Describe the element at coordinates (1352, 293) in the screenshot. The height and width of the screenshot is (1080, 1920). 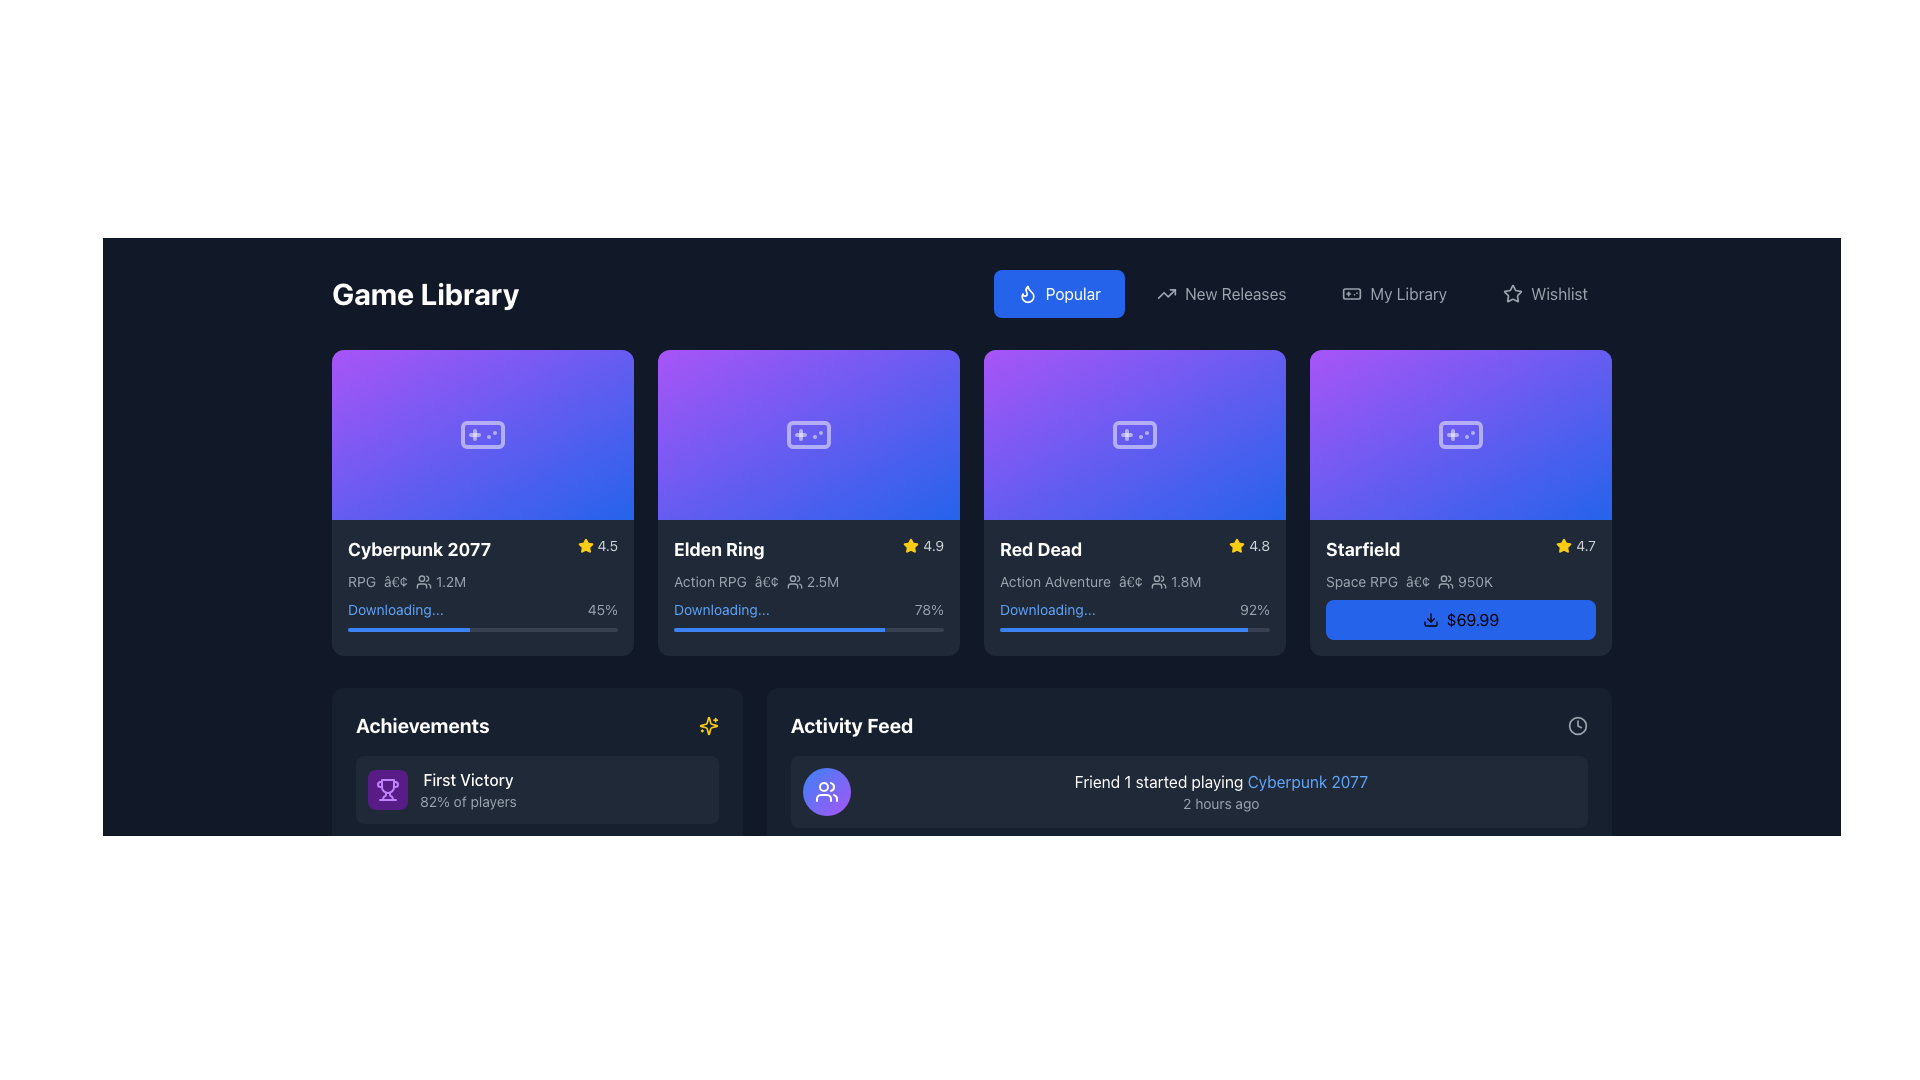
I see `the icon located` at that location.